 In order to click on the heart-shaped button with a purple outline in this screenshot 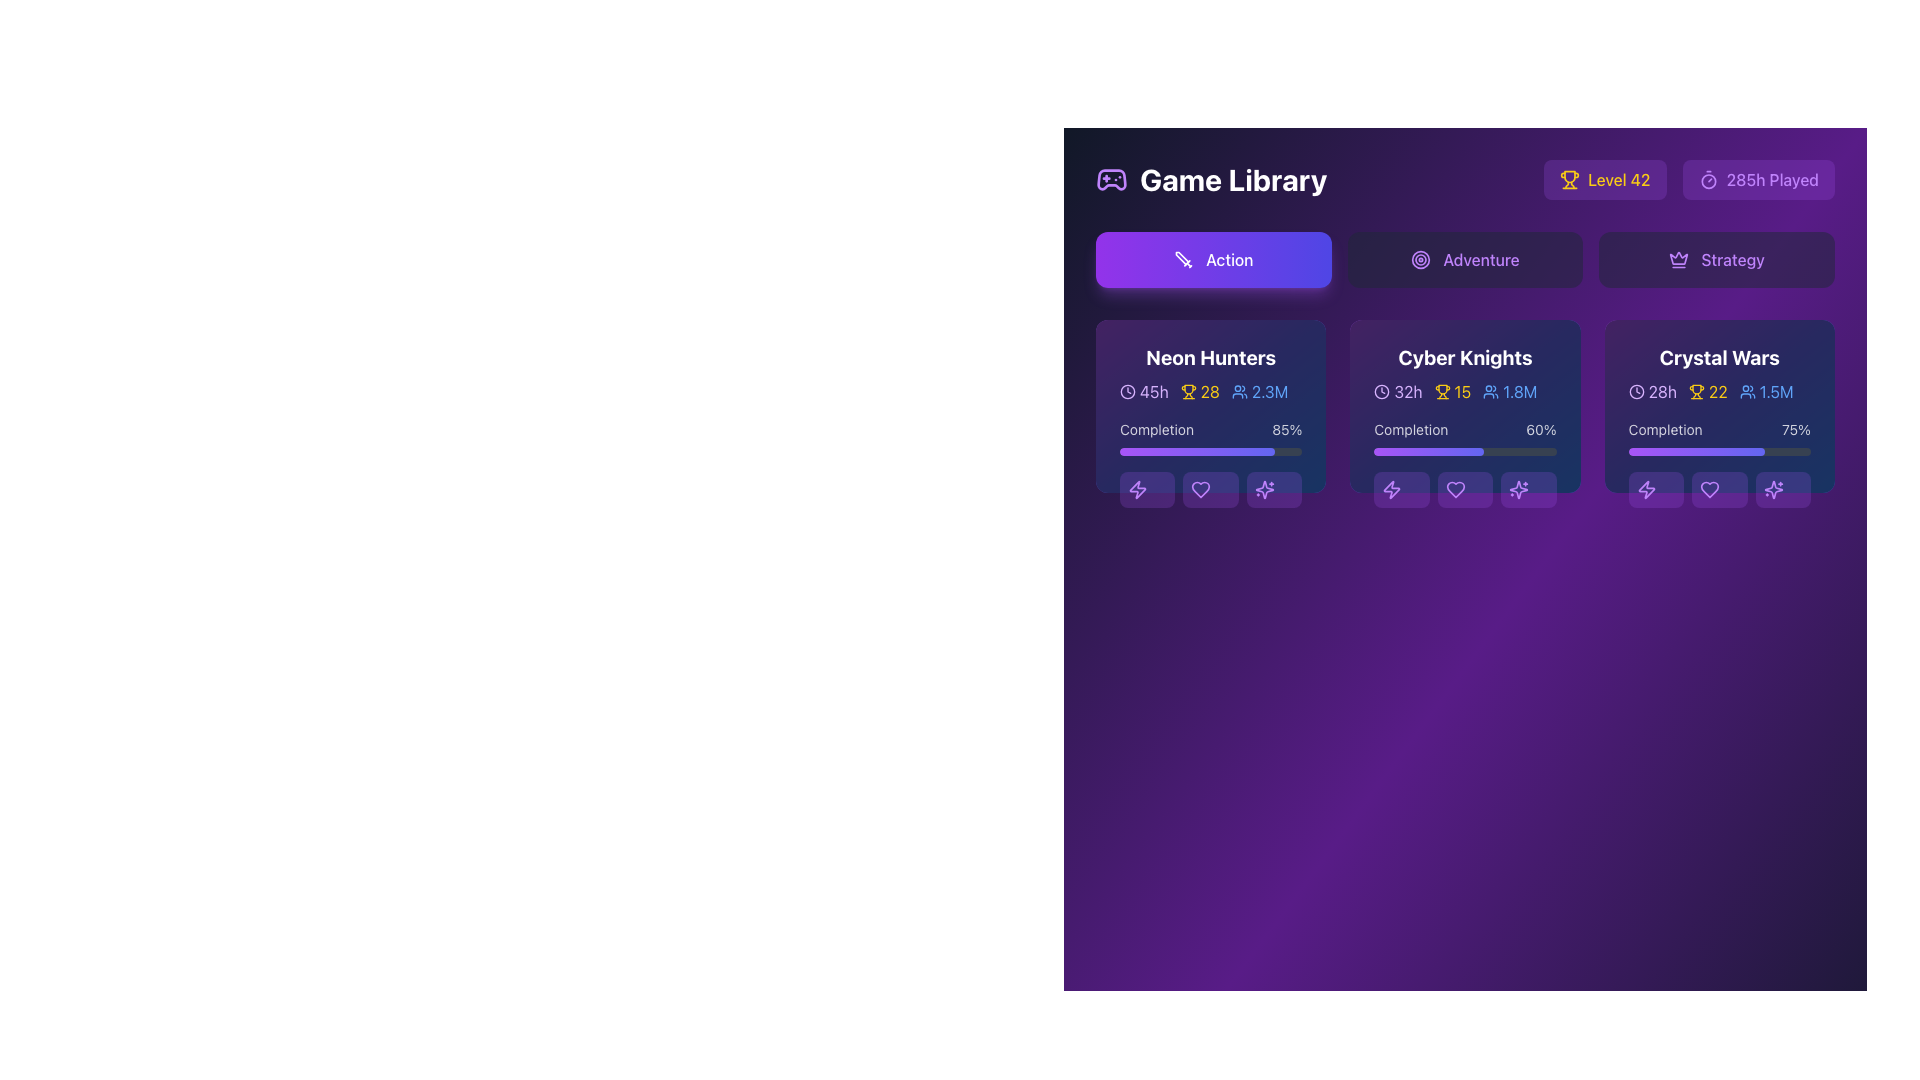, I will do `click(1709, 489)`.